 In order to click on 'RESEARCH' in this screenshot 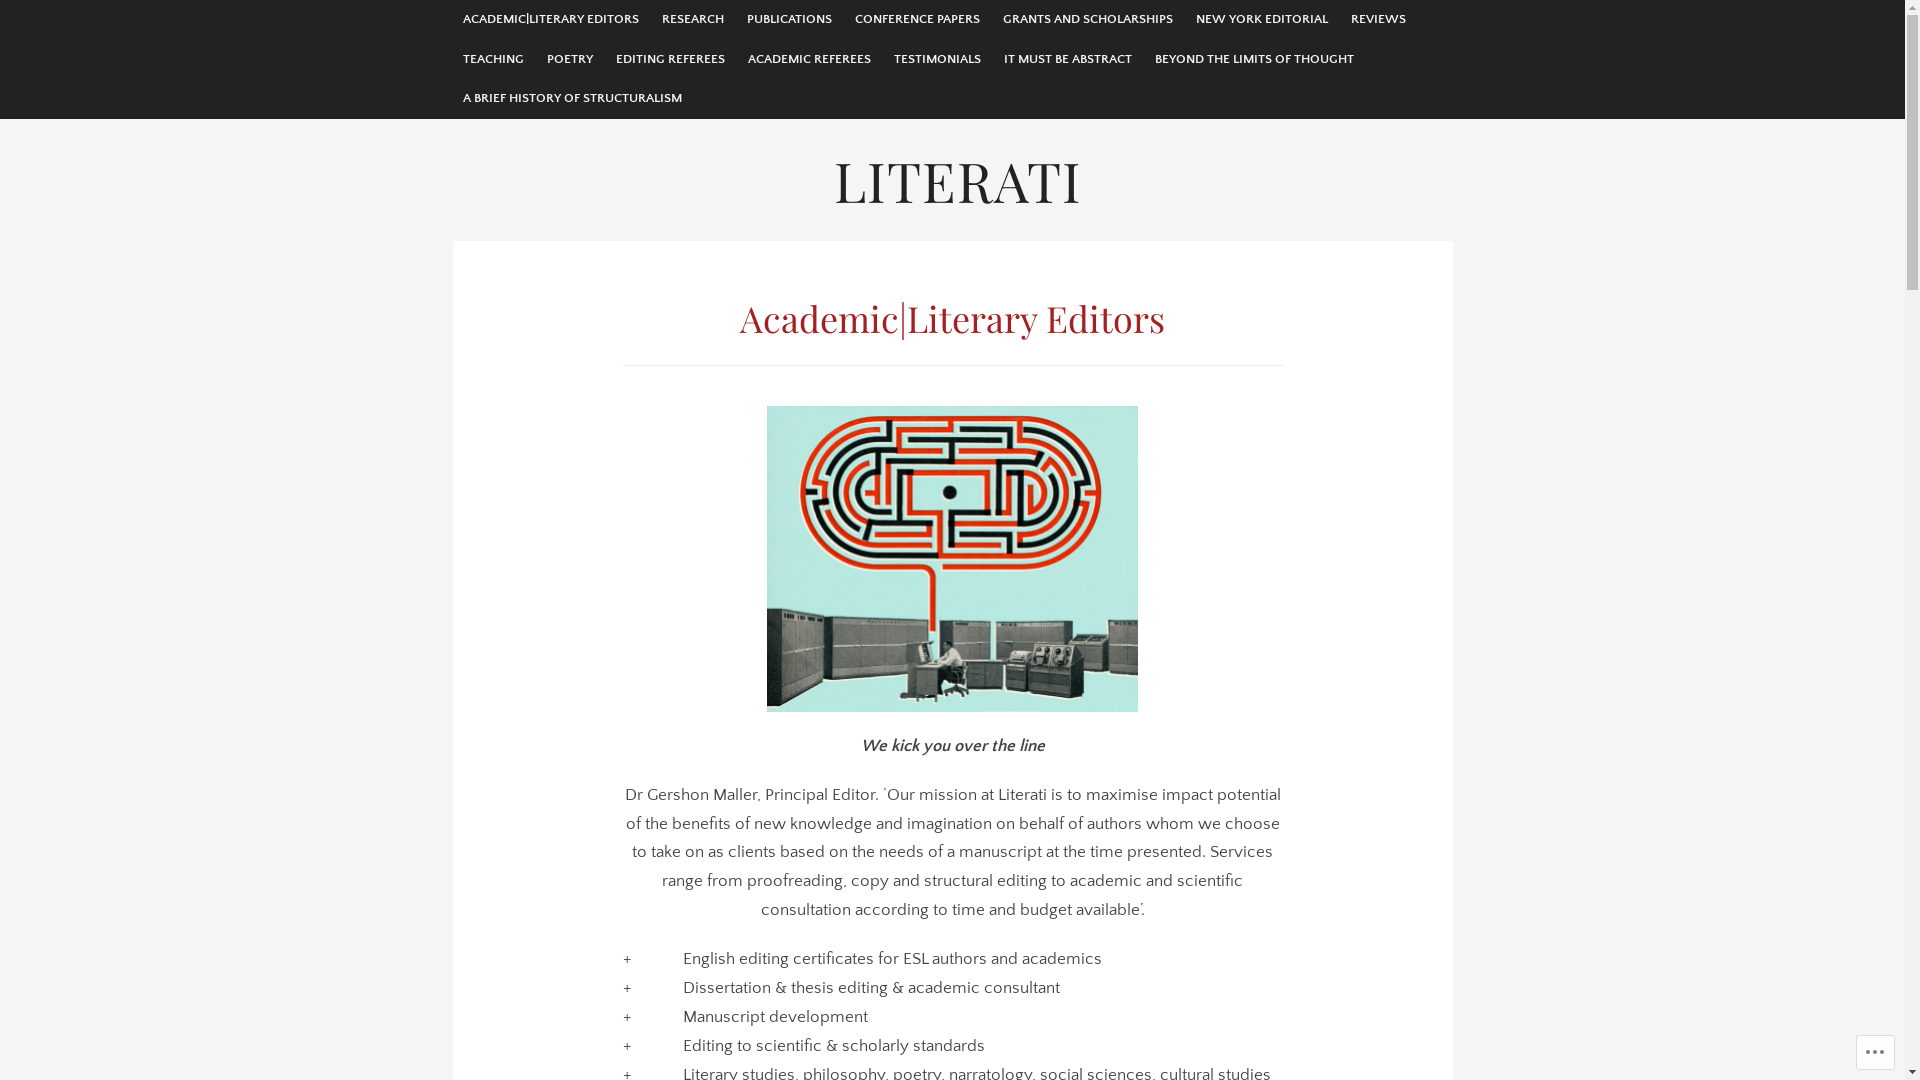, I will do `click(692, 19)`.